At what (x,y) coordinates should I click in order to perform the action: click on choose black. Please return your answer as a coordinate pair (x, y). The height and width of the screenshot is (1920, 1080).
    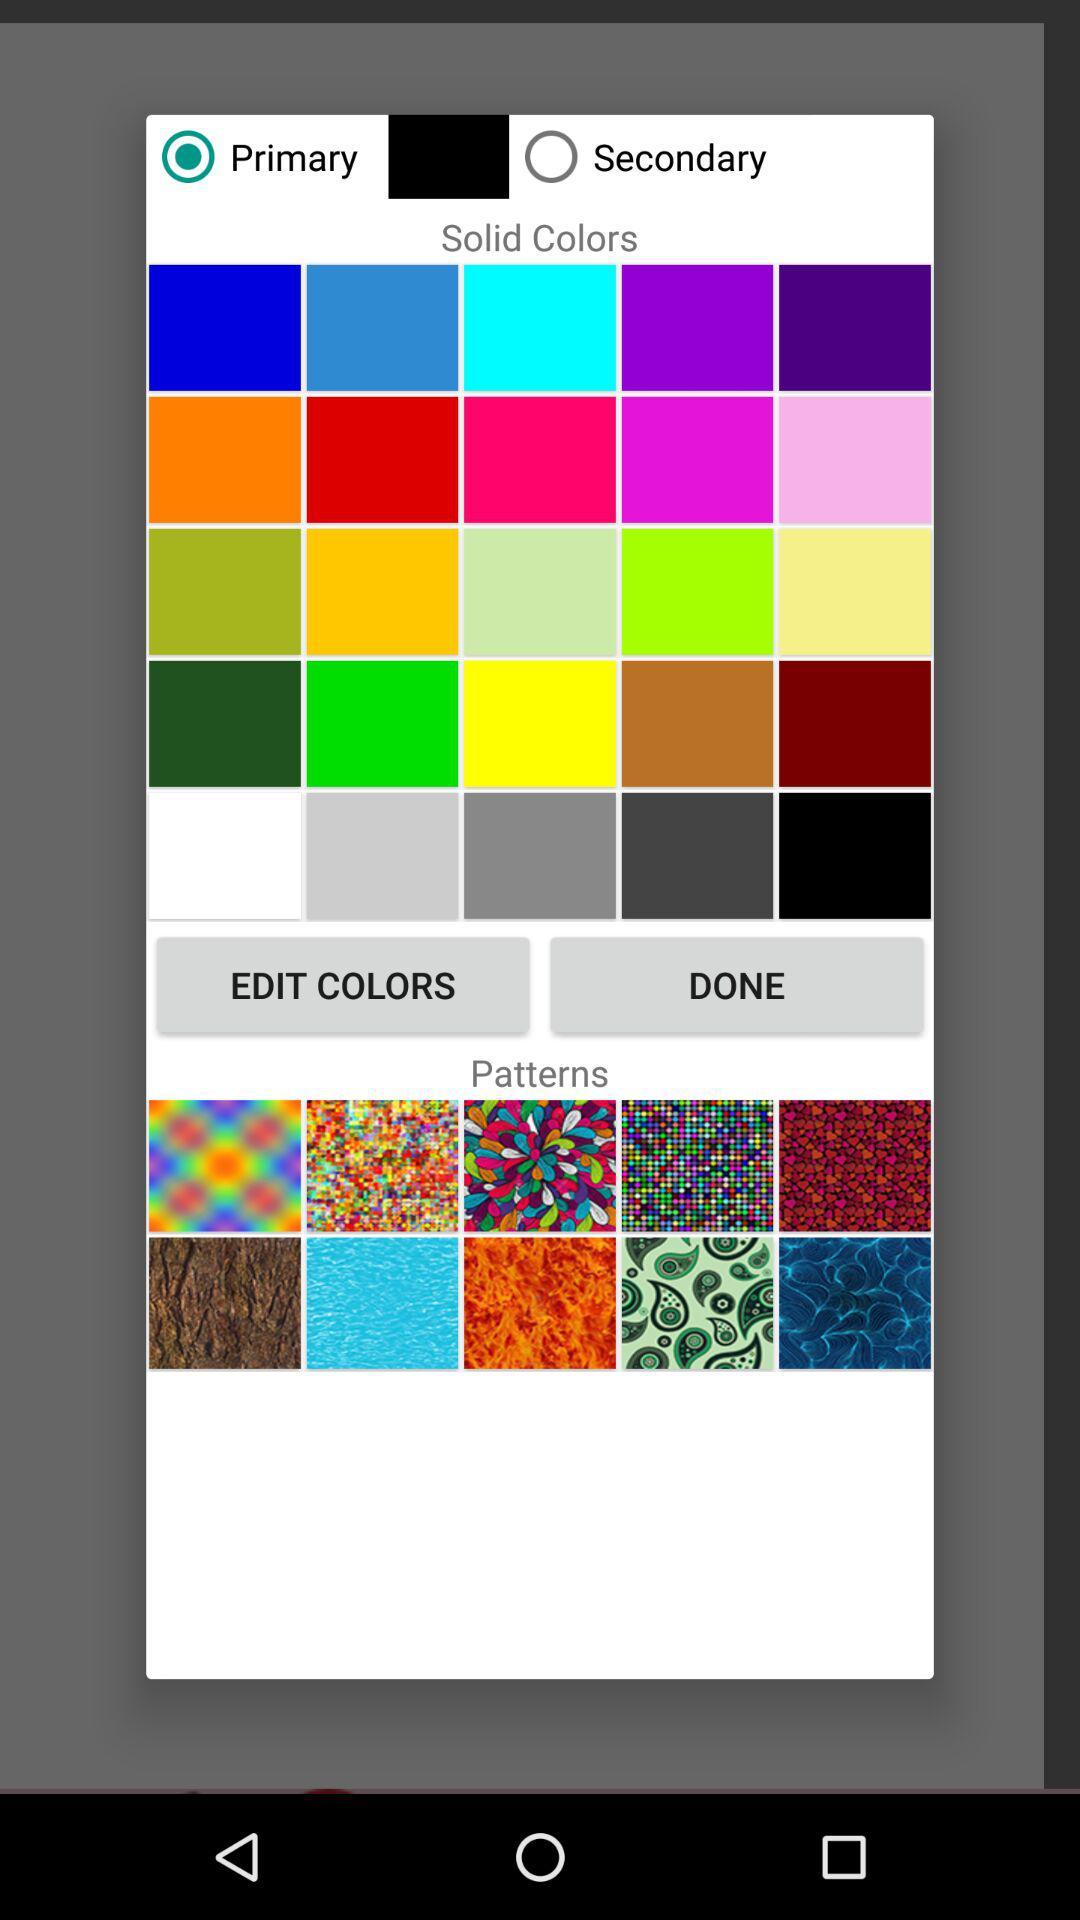
    Looking at the image, I should click on (855, 855).